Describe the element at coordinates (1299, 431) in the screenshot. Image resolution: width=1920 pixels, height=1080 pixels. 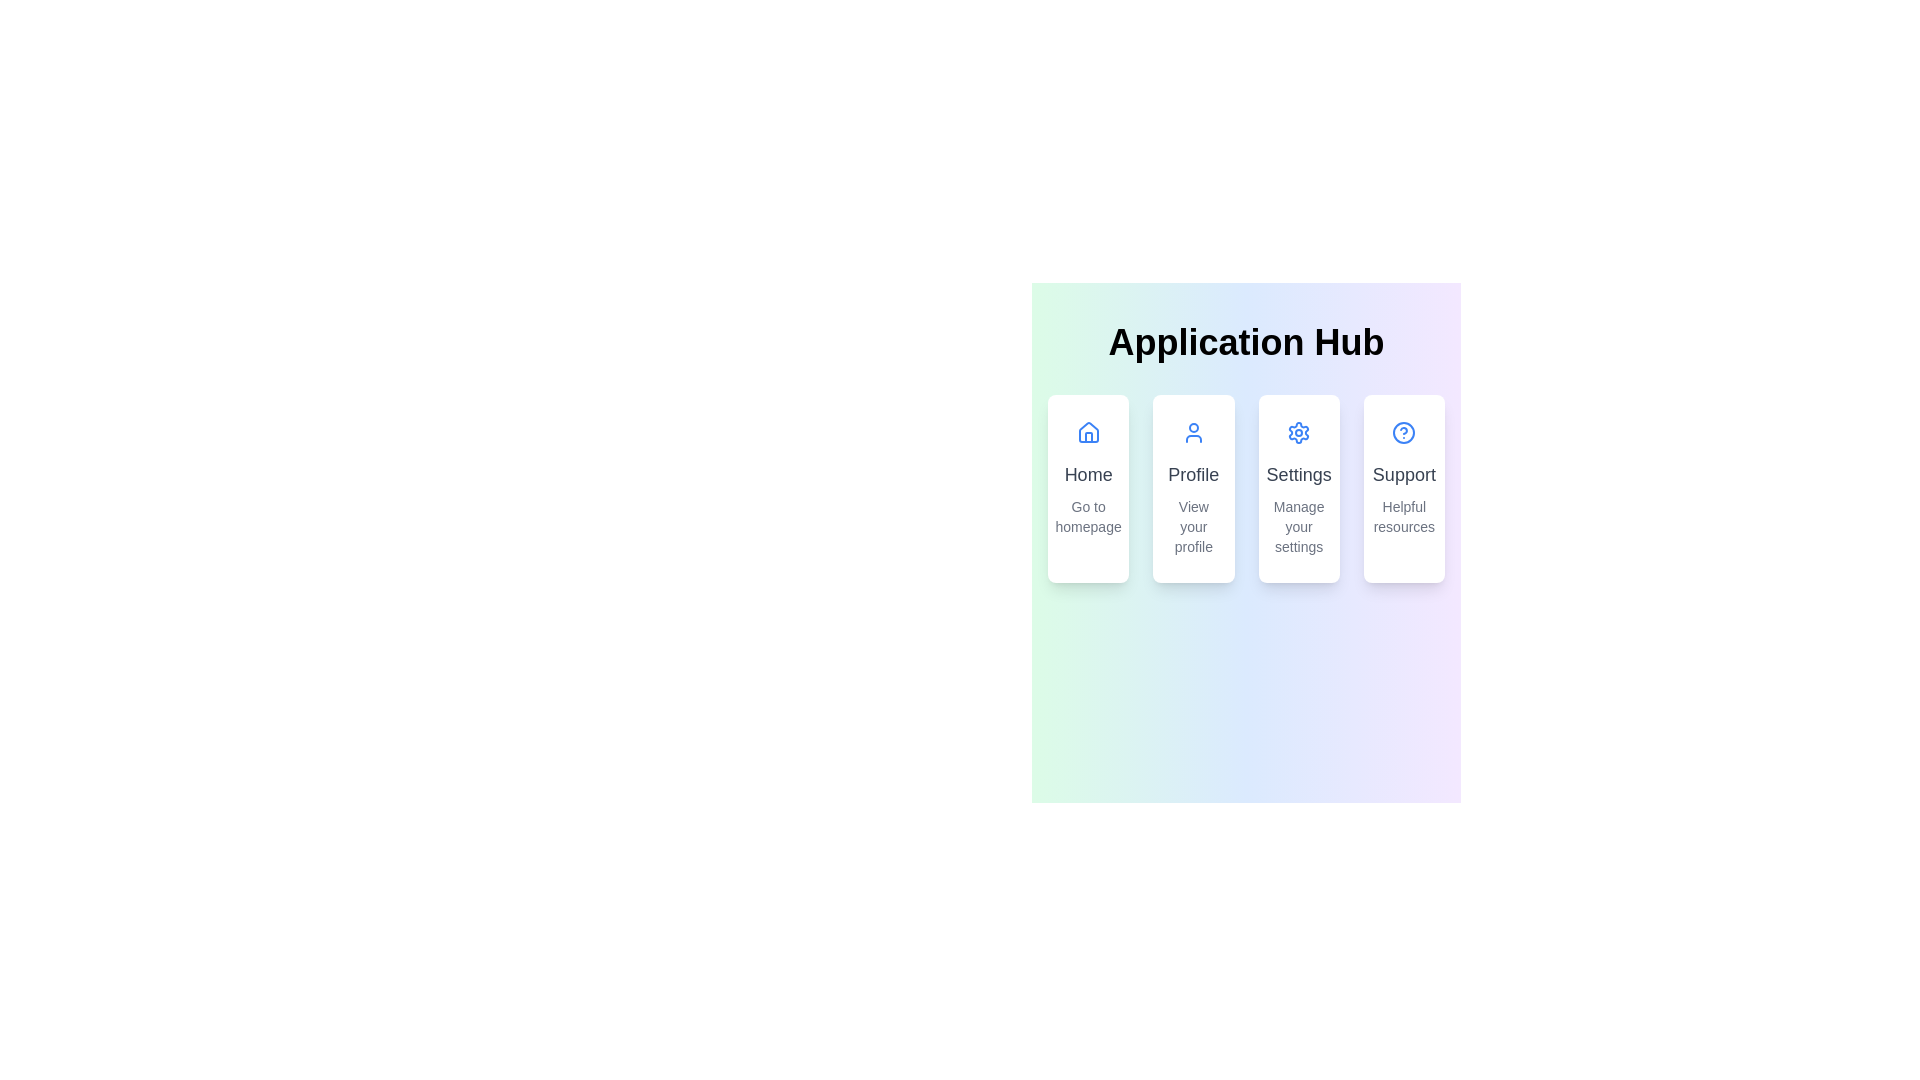
I see `the blue gear icon representing settings located at the top of the 'Settings' card in the grid of cards` at that location.